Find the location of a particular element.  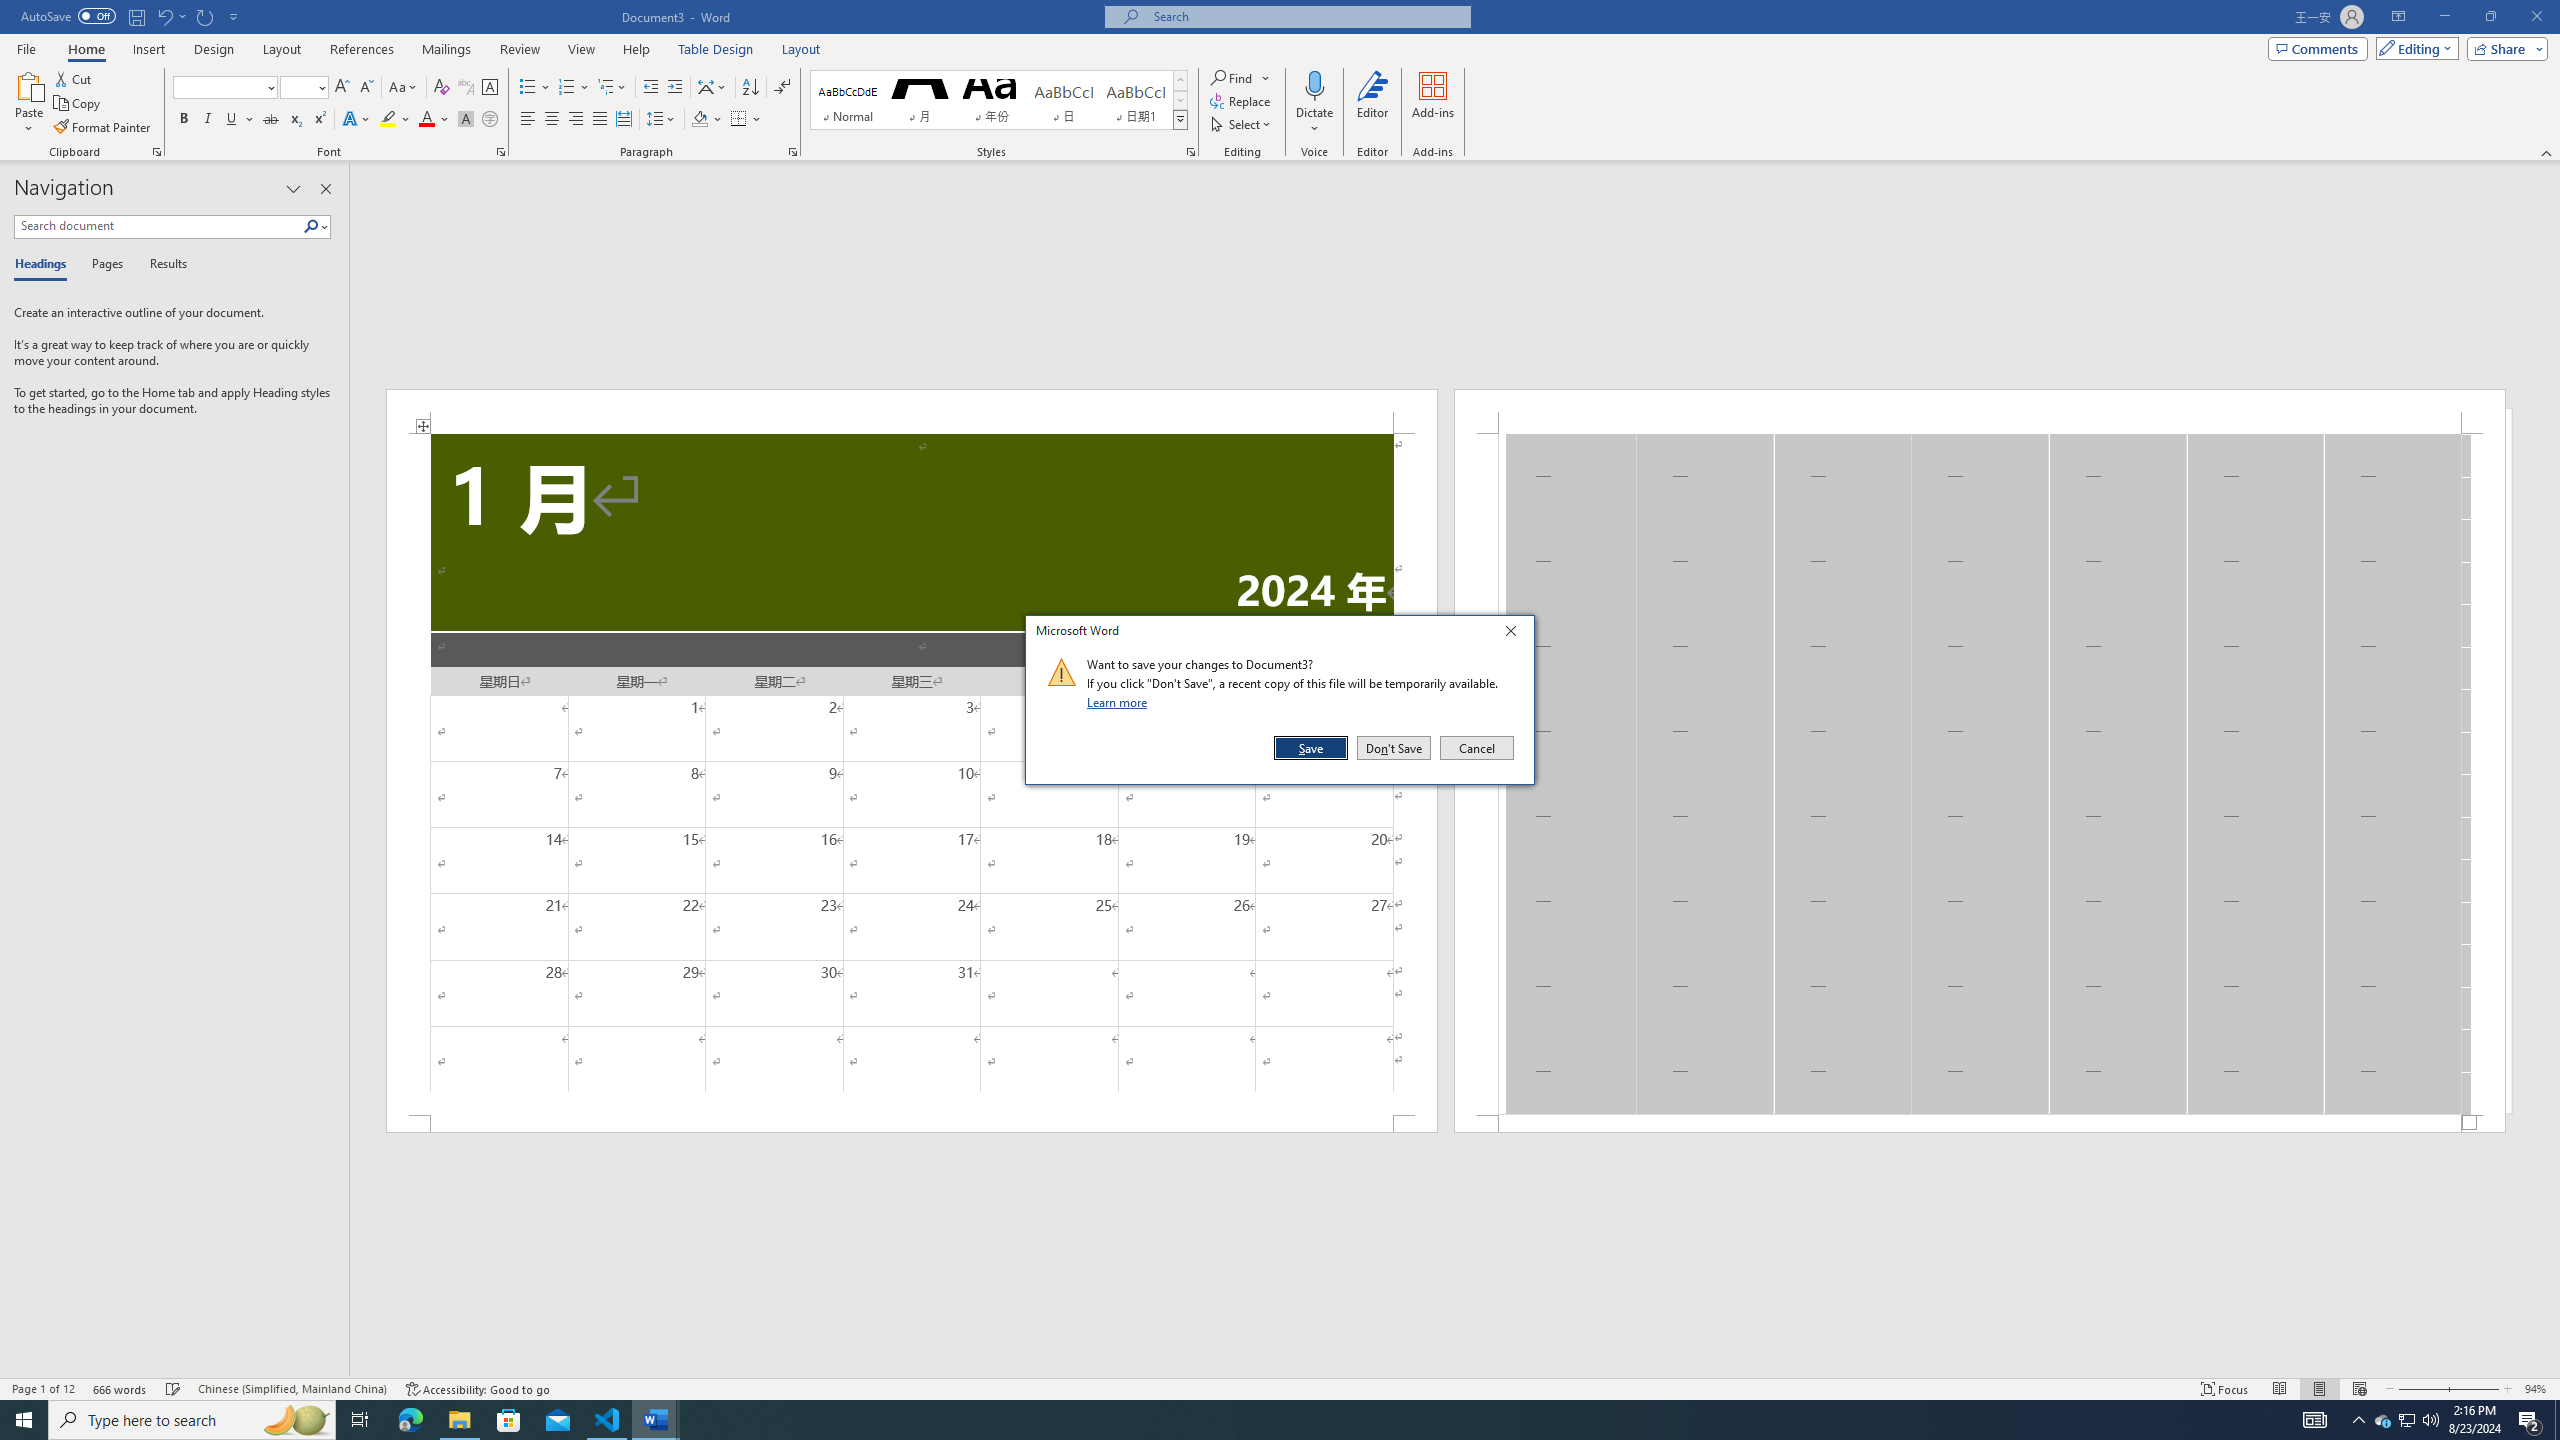

'Repeat Style' is located at coordinates (205, 15).